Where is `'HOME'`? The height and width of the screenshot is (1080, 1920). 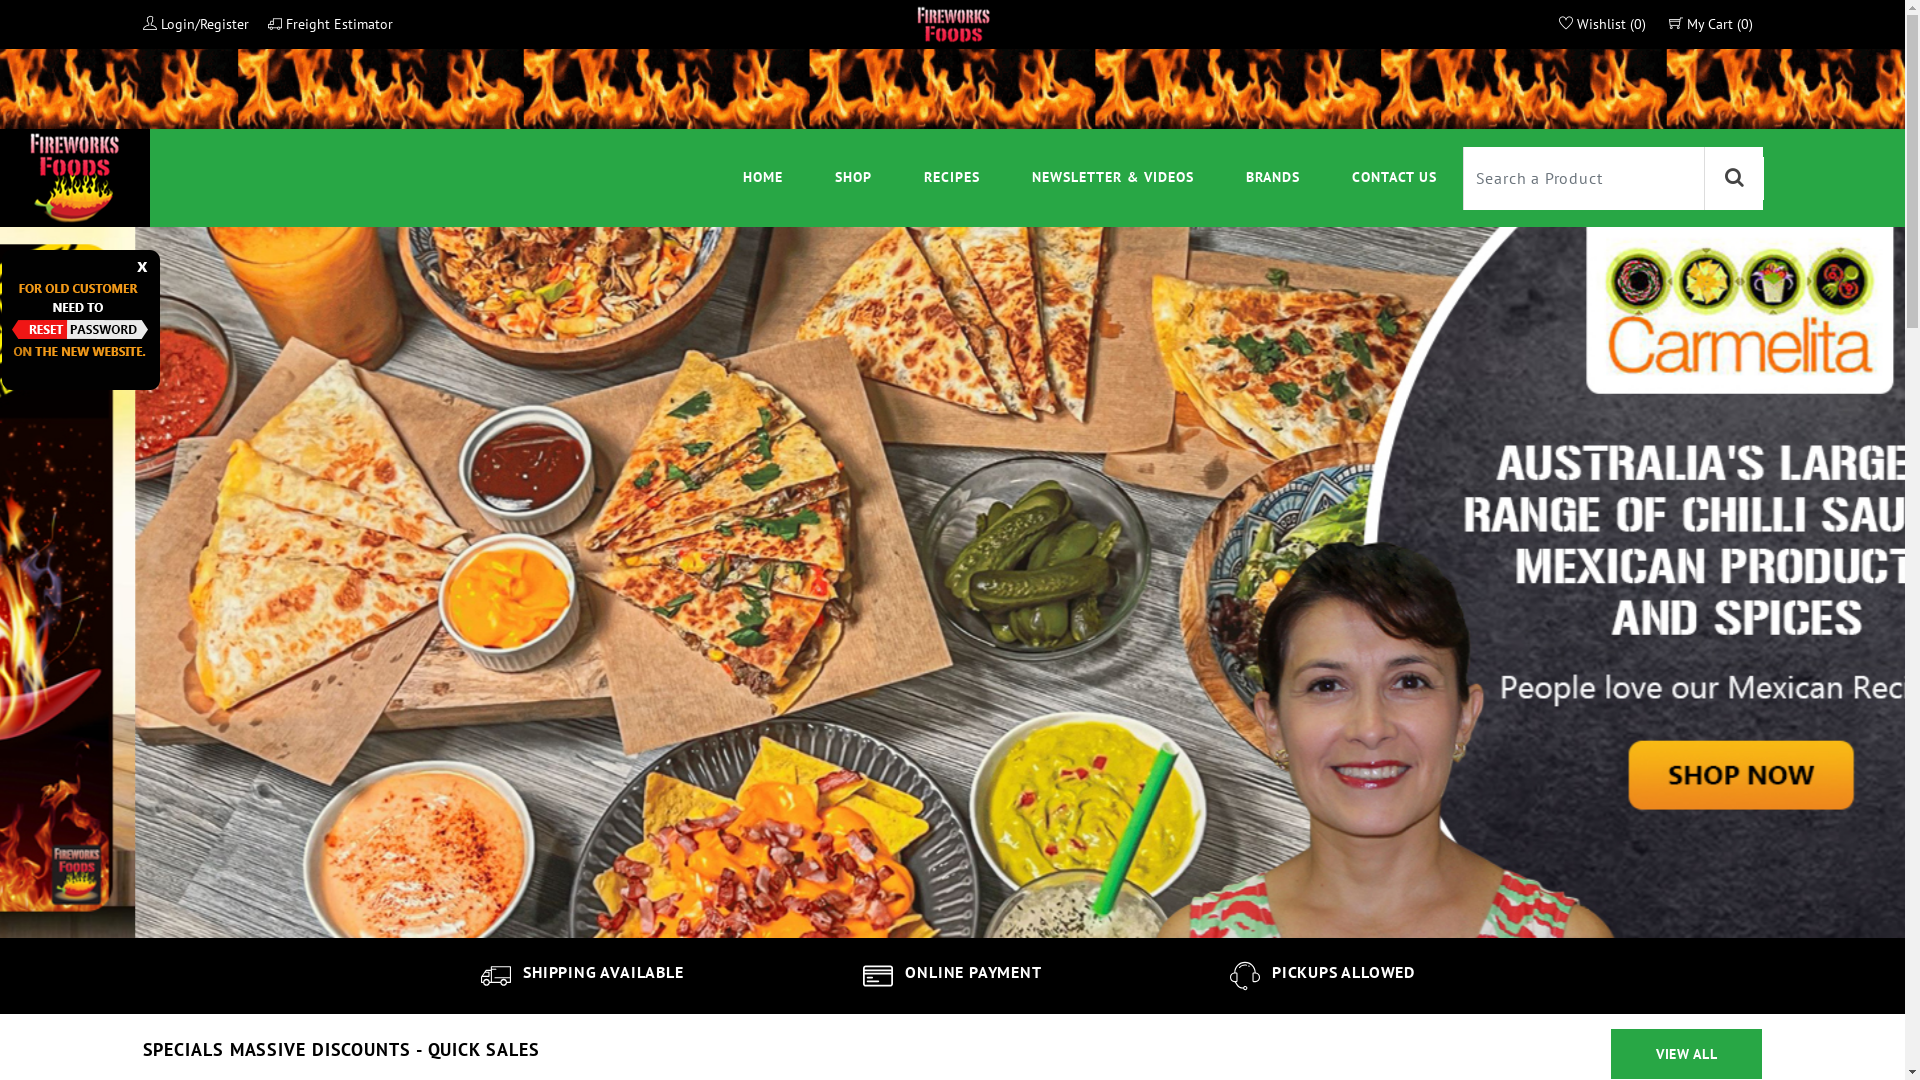
'HOME' is located at coordinates (762, 176).